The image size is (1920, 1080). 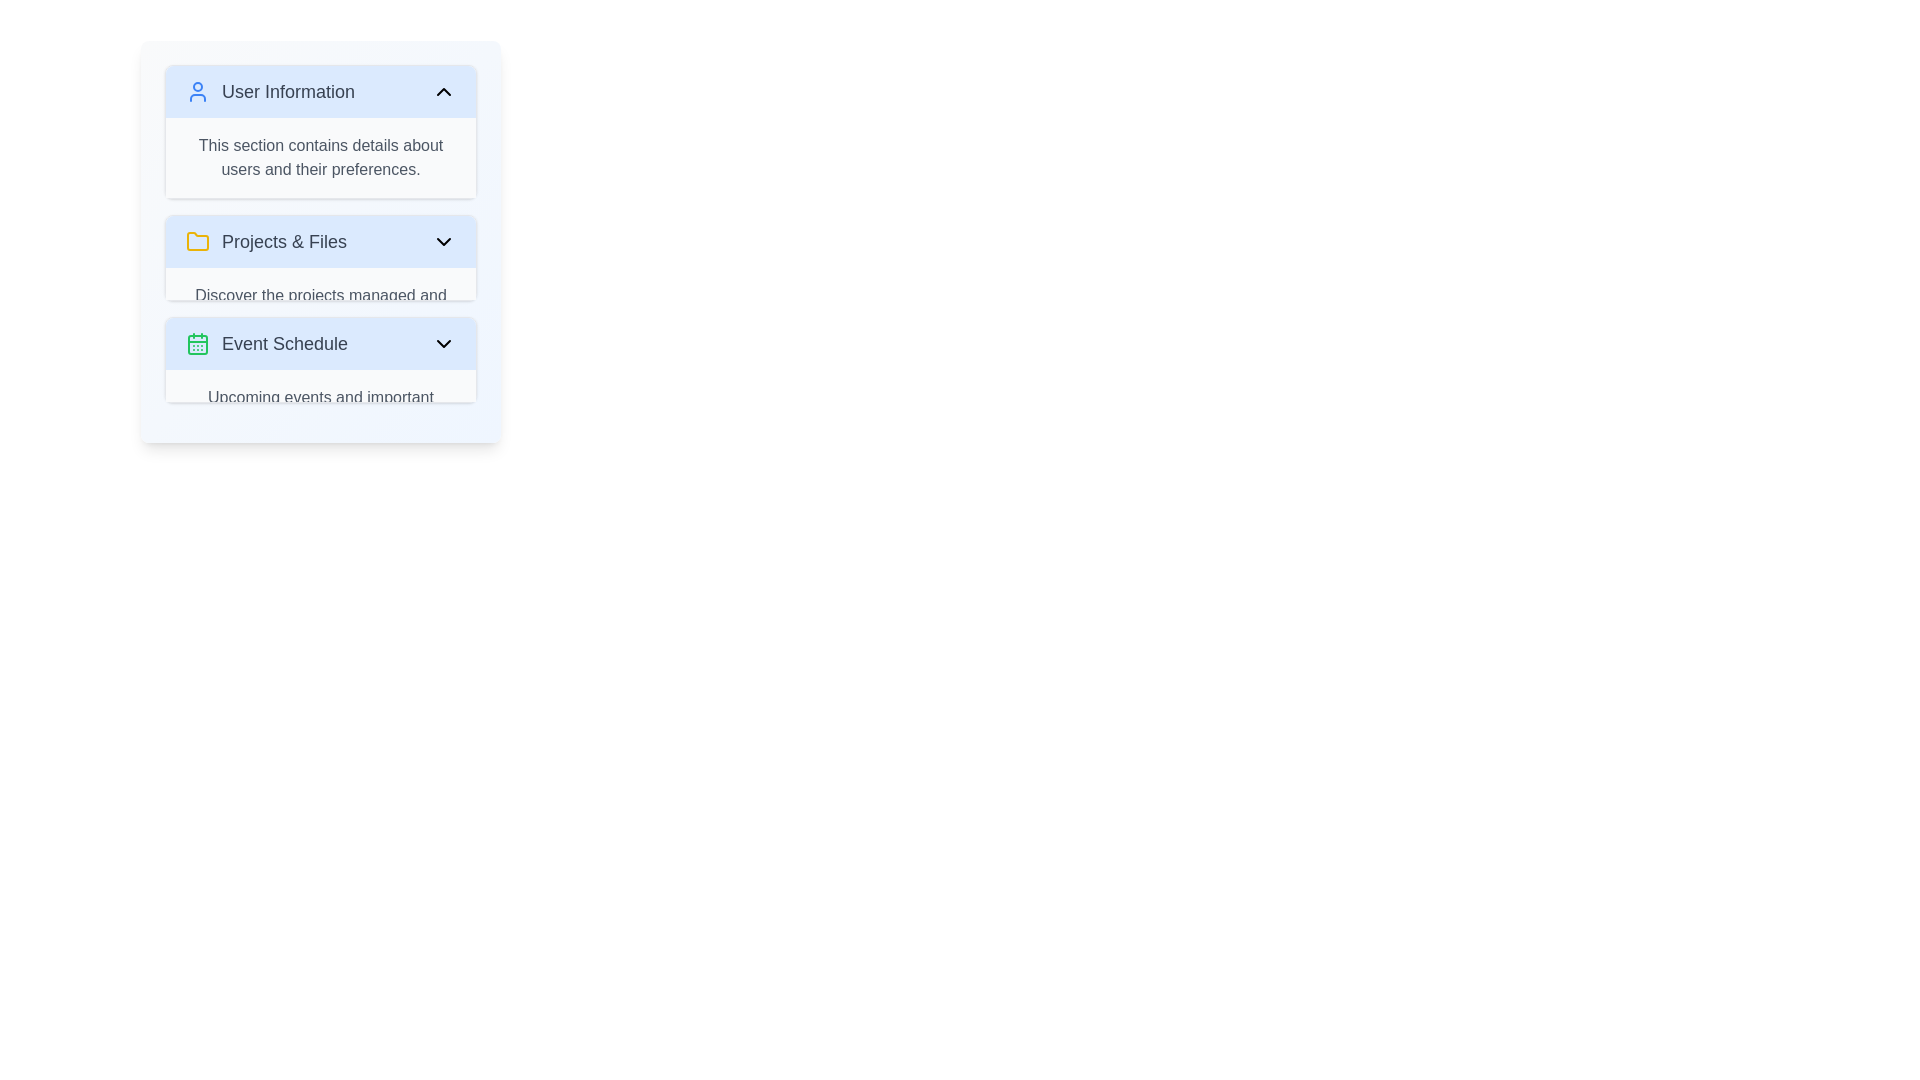 What do you see at coordinates (321, 257) in the screenshot?
I see `the chevron icon in the second expandable card section` at bounding box center [321, 257].